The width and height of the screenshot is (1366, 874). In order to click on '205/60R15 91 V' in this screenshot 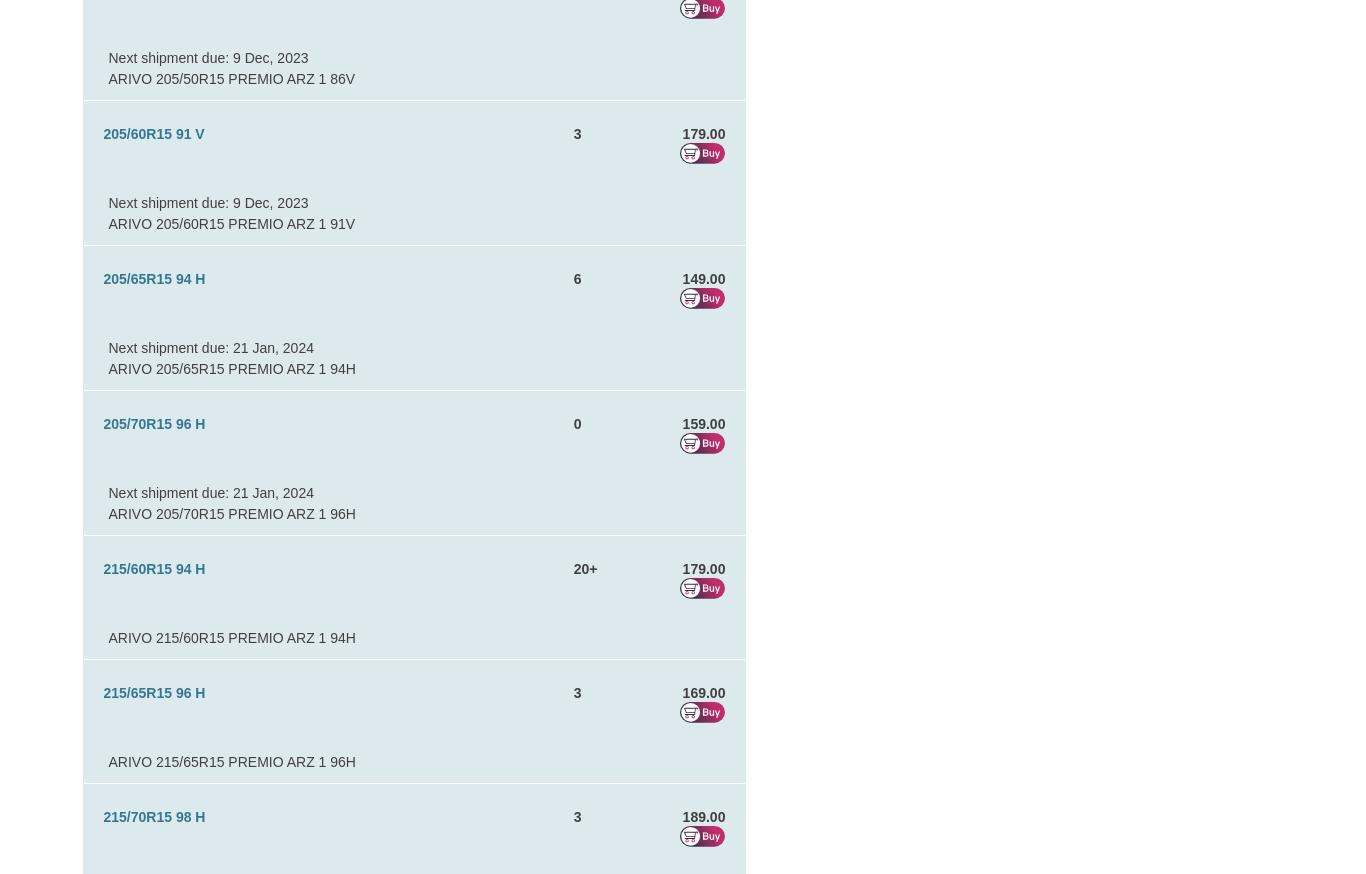, I will do `click(152, 133)`.